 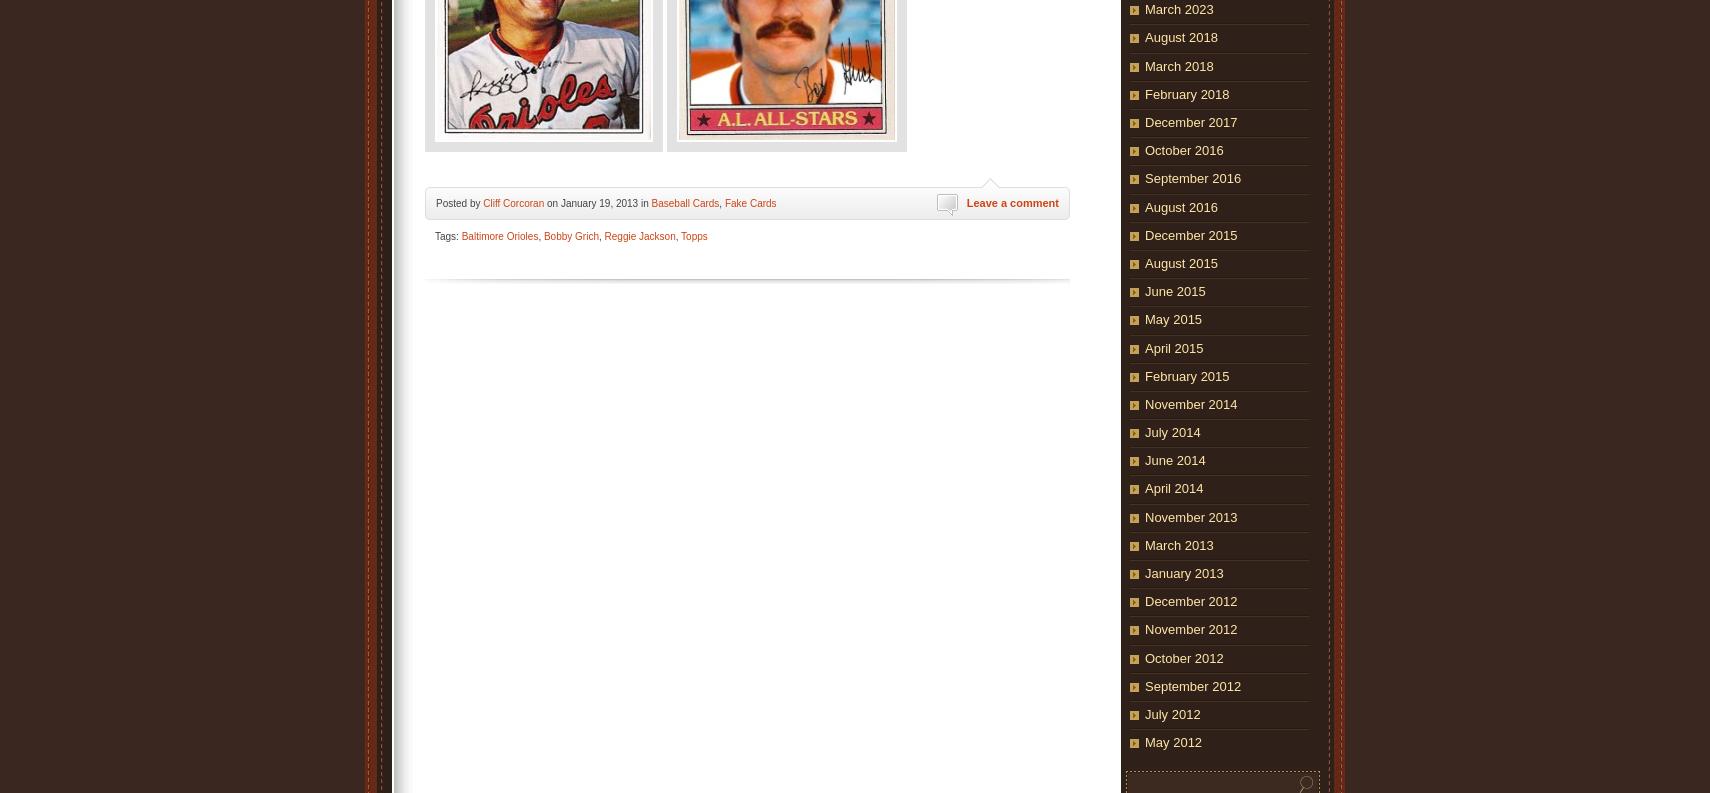 What do you see at coordinates (639, 236) in the screenshot?
I see `'Reggie Jackson'` at bounding box center [639, 236].